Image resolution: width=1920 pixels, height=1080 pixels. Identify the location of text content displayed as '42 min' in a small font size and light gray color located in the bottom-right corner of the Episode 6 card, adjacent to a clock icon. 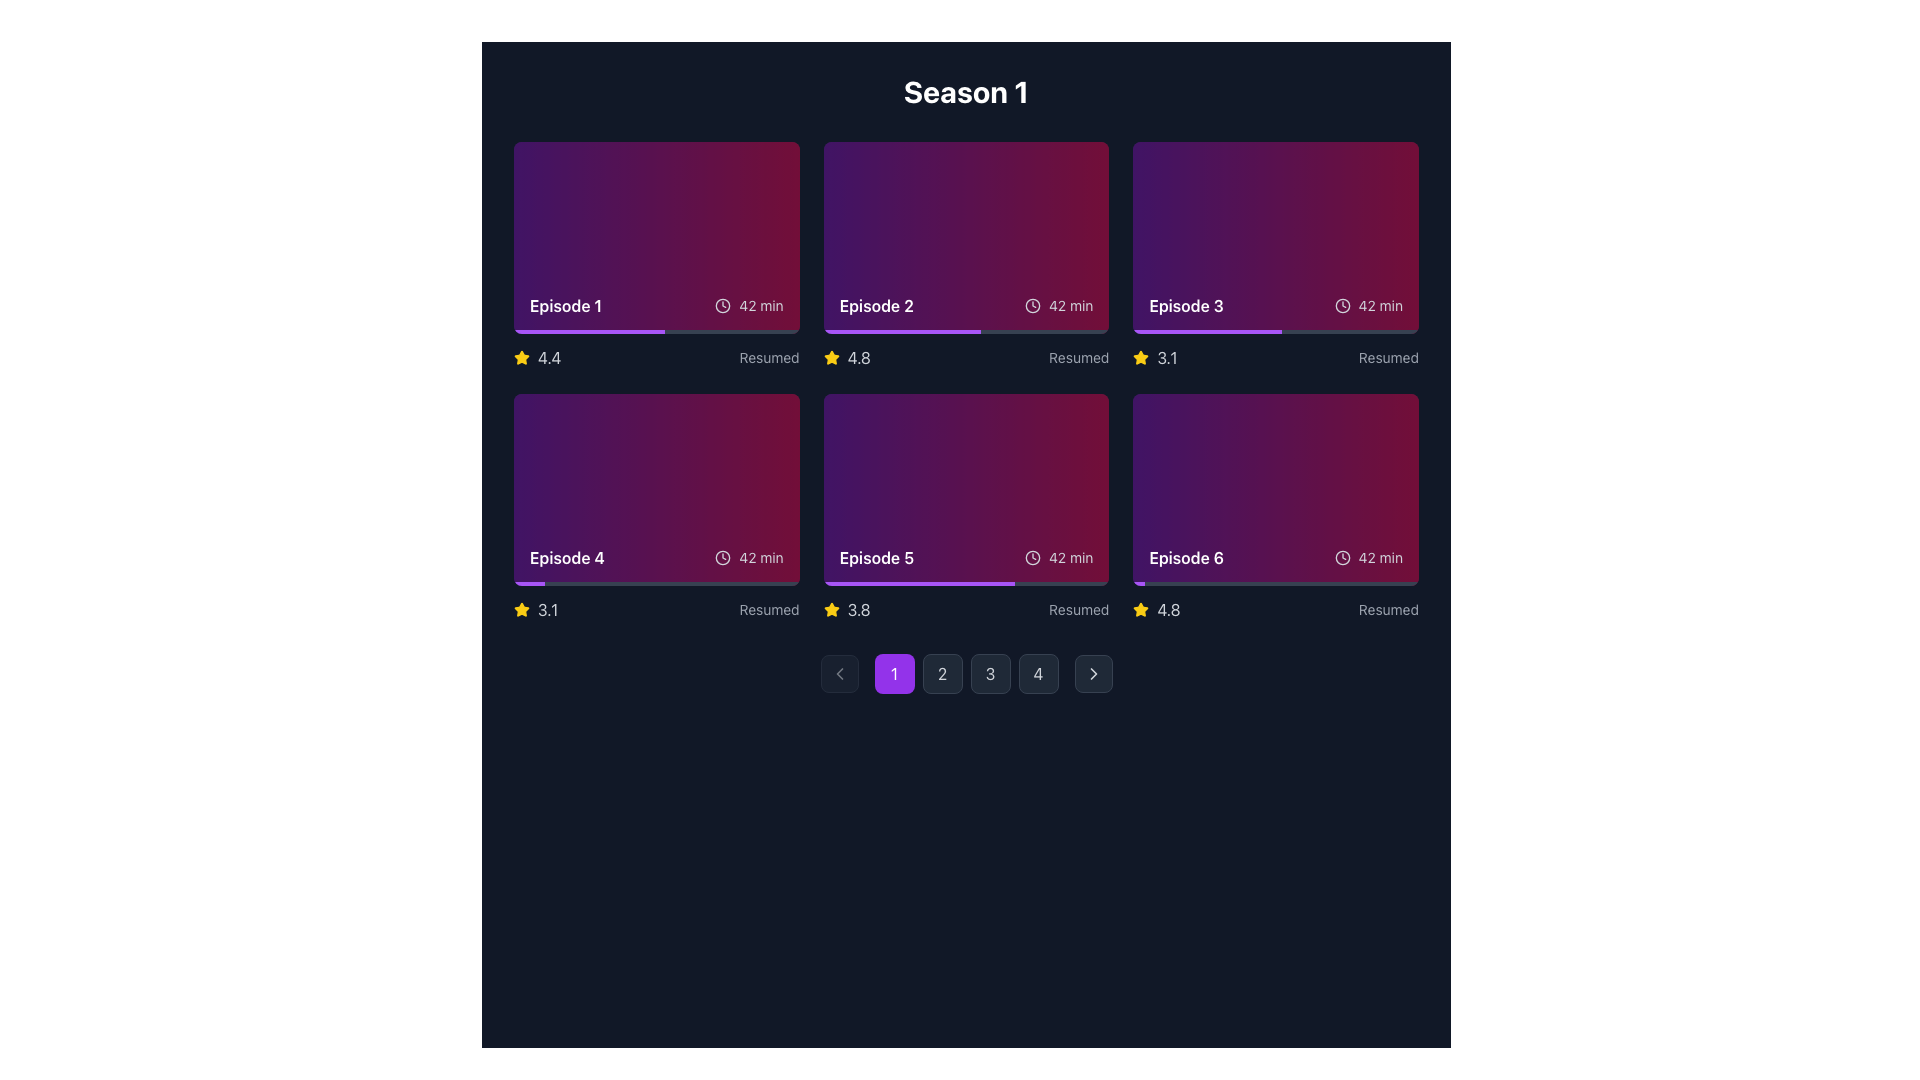
(1379, 558).